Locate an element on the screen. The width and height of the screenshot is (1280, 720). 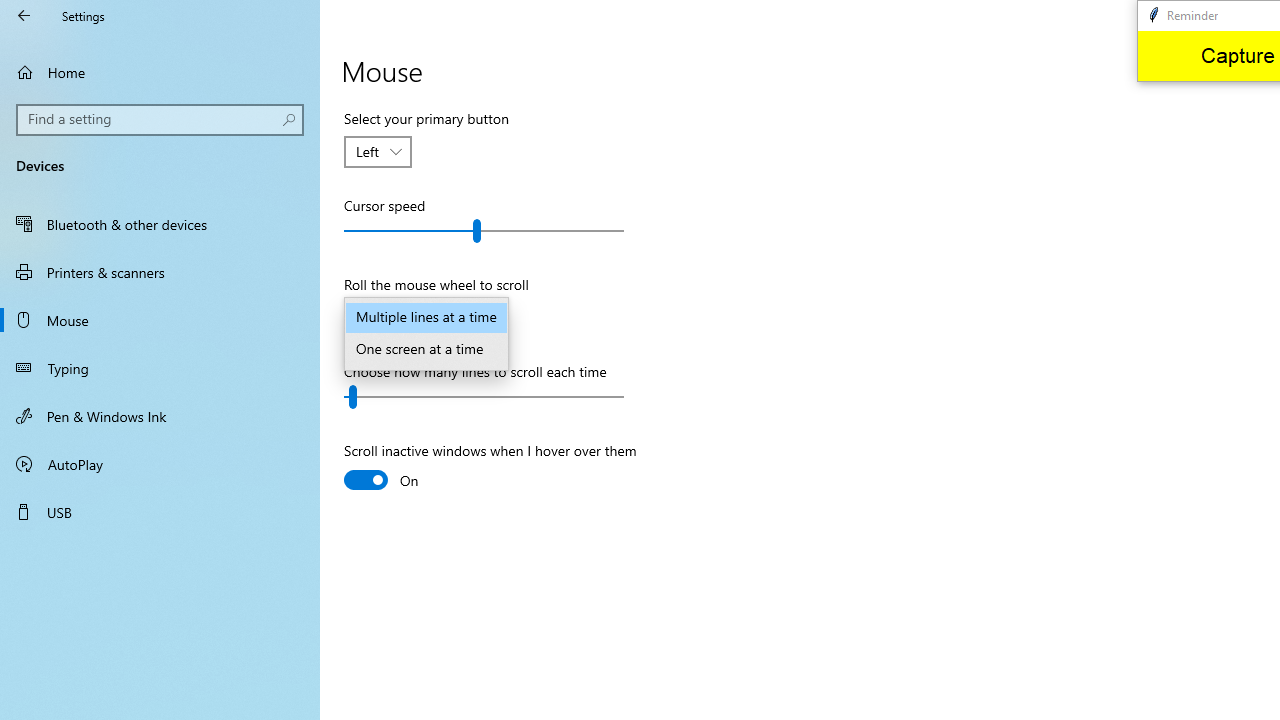
'Bluetooth & other devices' is located at coordinates (160, 223).